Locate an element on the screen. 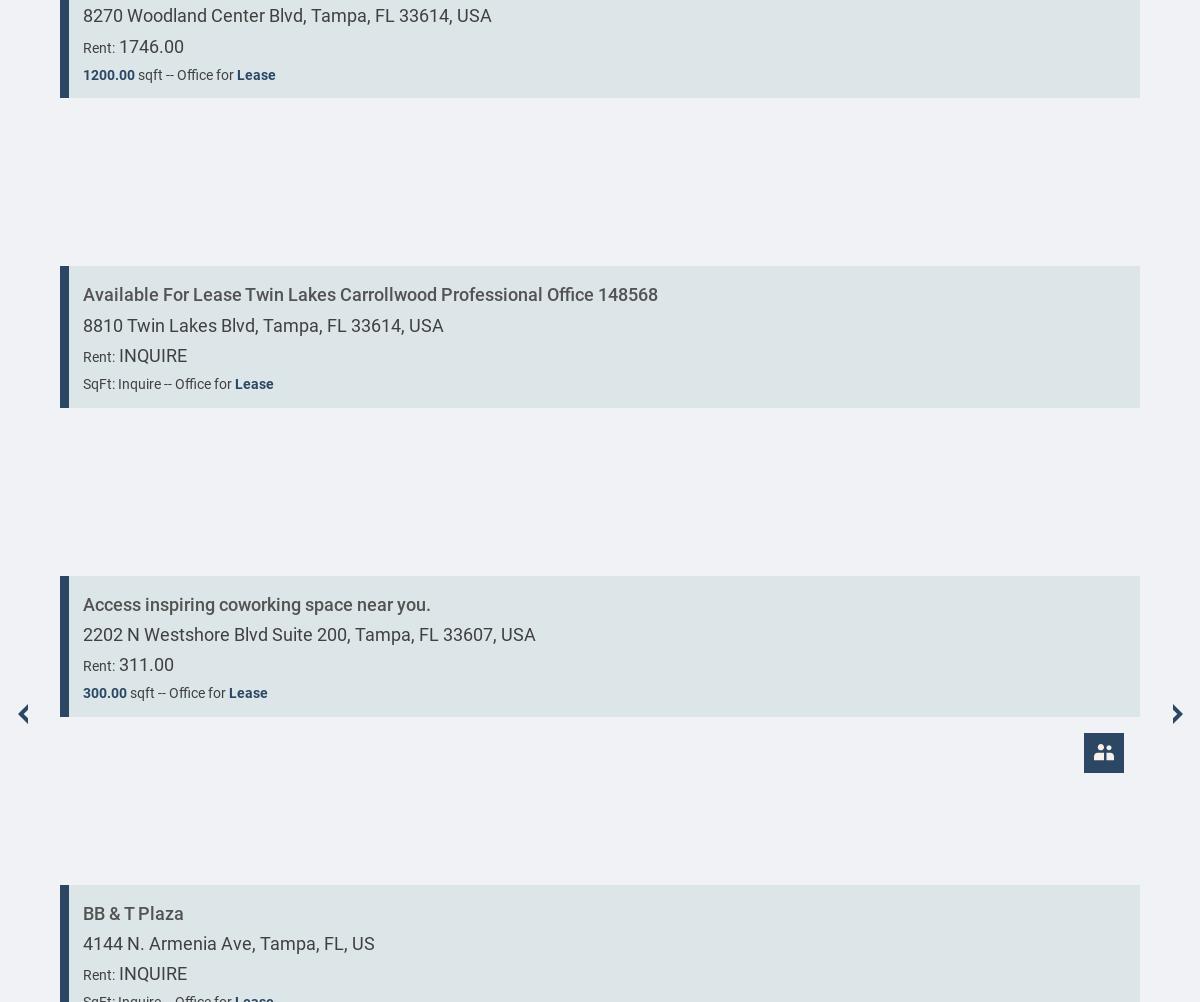 Image resolution: width=1200 pixels, height=1002 pixels. '2202 N Westshore Blvd Suite 200, Tampa, FL 33607, USA' is located at coordinates (83, 632).